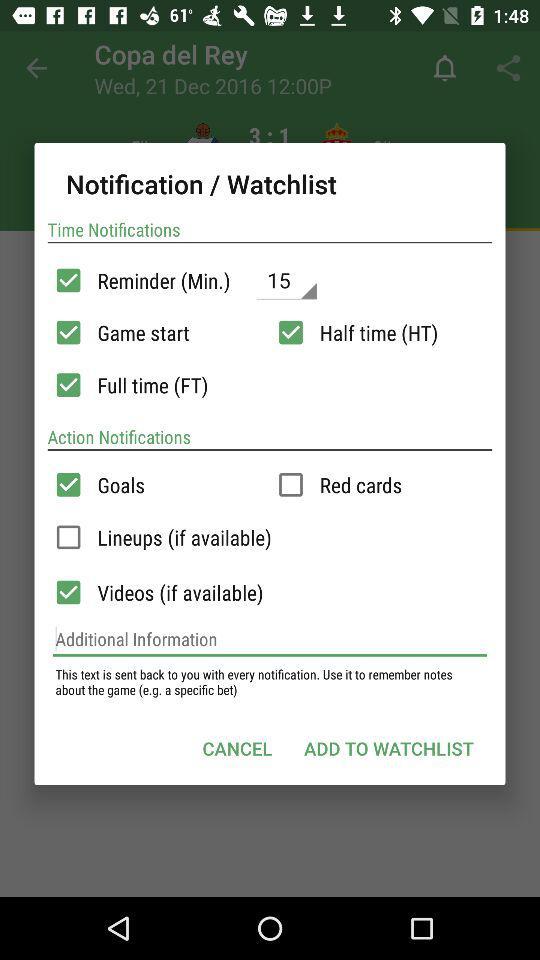  I want to click on watch list selection videos, so click(67, 592).